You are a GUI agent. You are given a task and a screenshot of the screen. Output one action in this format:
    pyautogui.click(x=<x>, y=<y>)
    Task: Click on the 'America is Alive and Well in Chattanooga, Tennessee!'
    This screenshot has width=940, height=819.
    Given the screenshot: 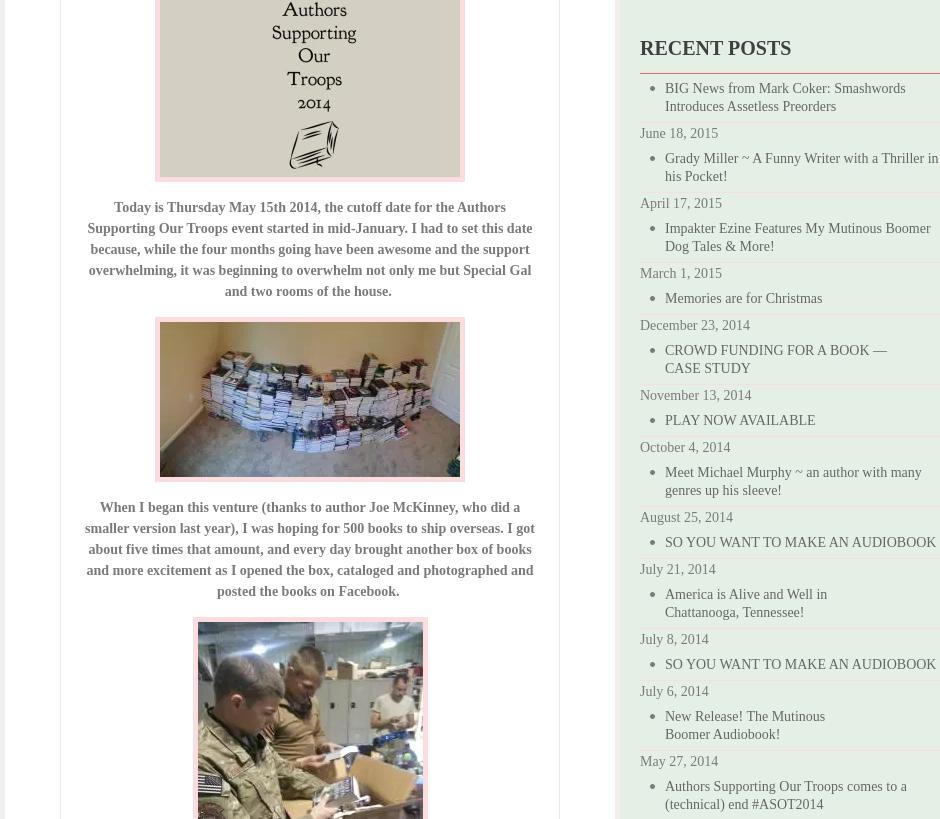 What is the action you would take?
    pyautogui.click(x=744, y=602)
    